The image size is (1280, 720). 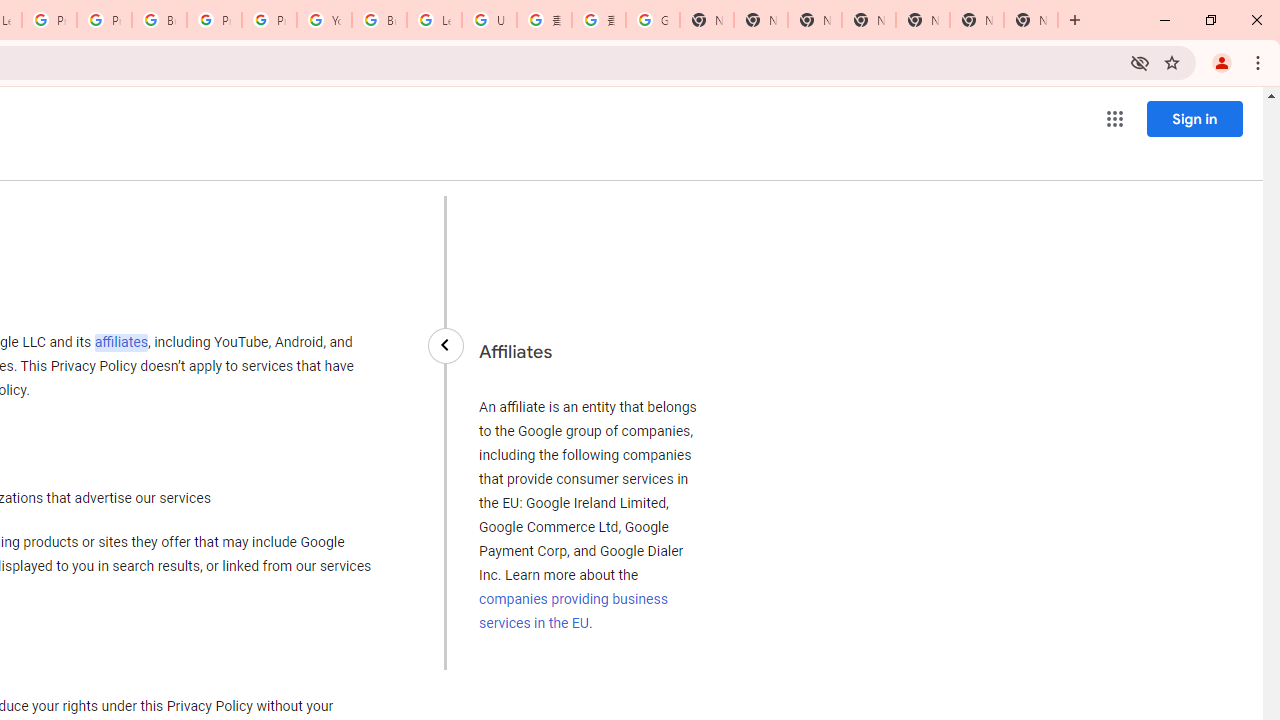 What do you see at coordinates (119, 341) in the screenshot?
I see `'affiliates'` at bounding box center [119, 341].